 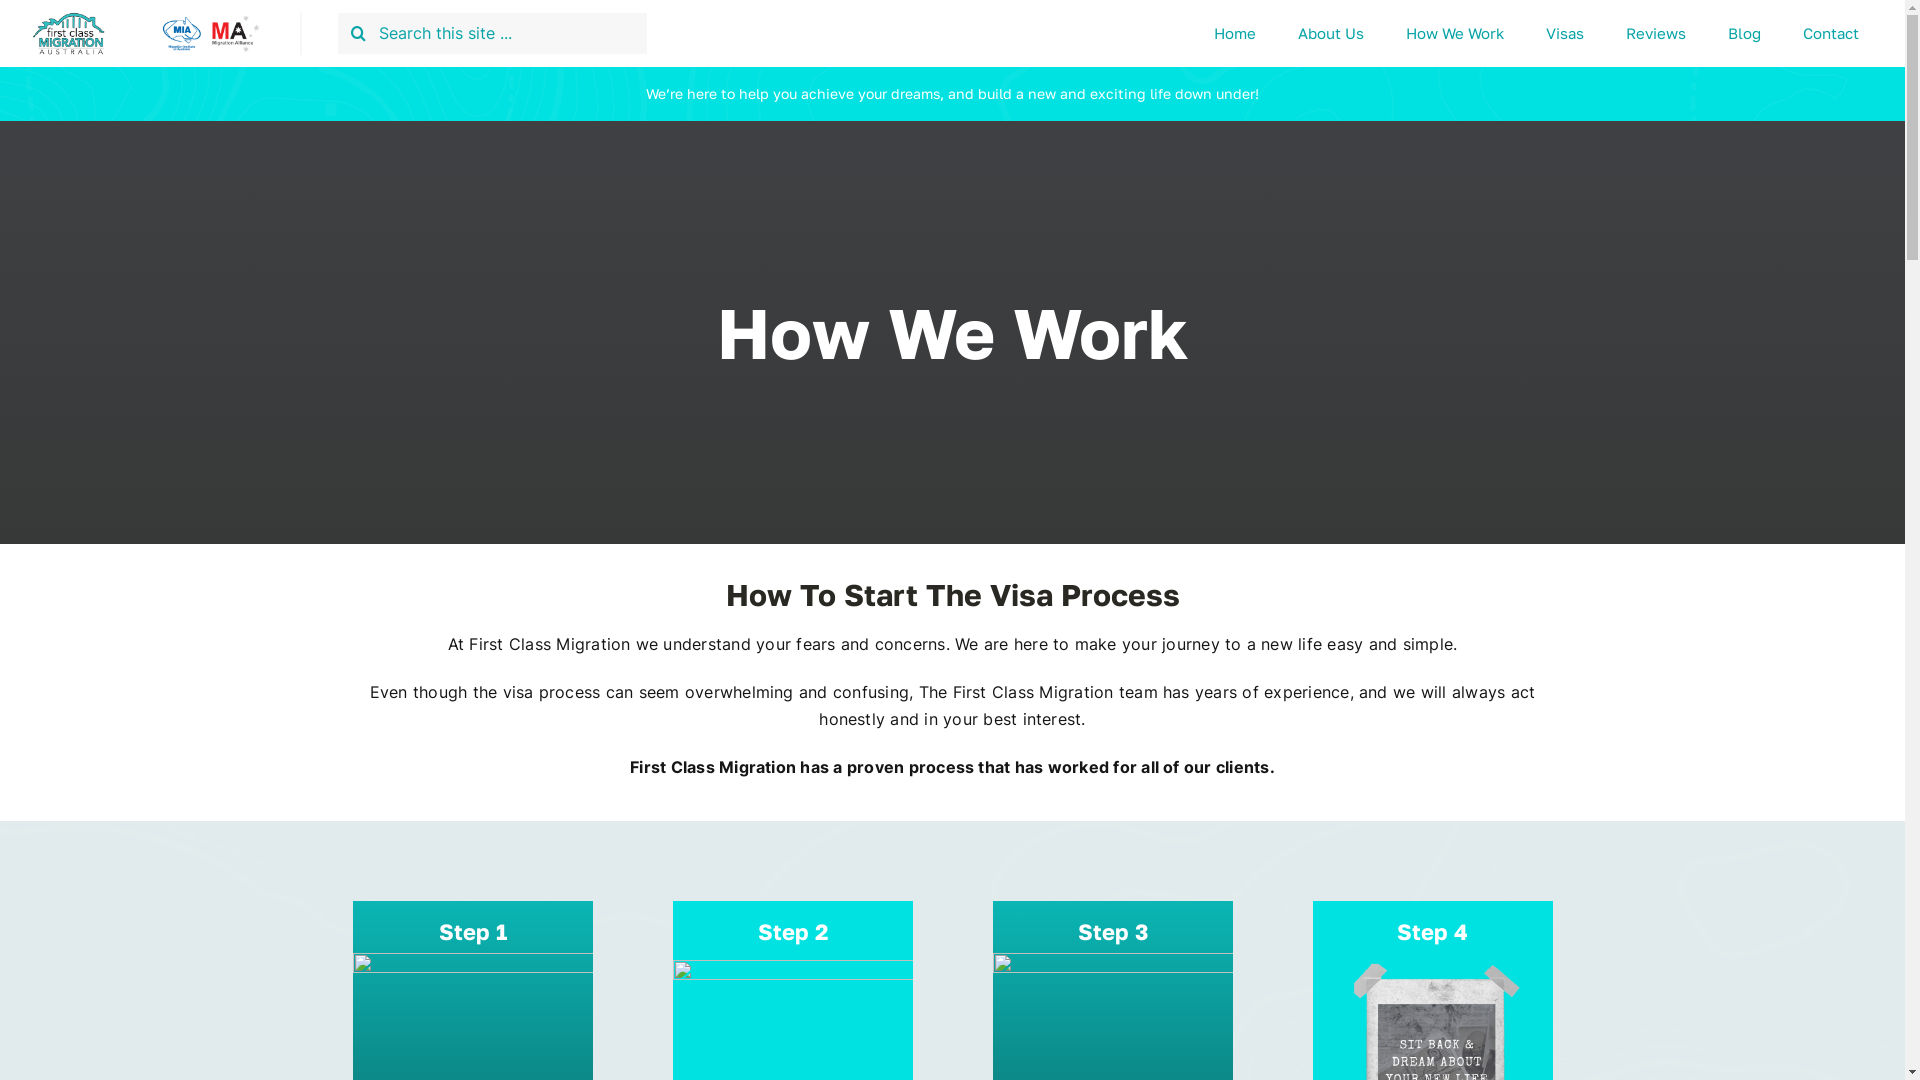 What do you see at coordinates (1198, 33) in the screenshot?
I see `'Home'` at bounding box center [1198, 33].